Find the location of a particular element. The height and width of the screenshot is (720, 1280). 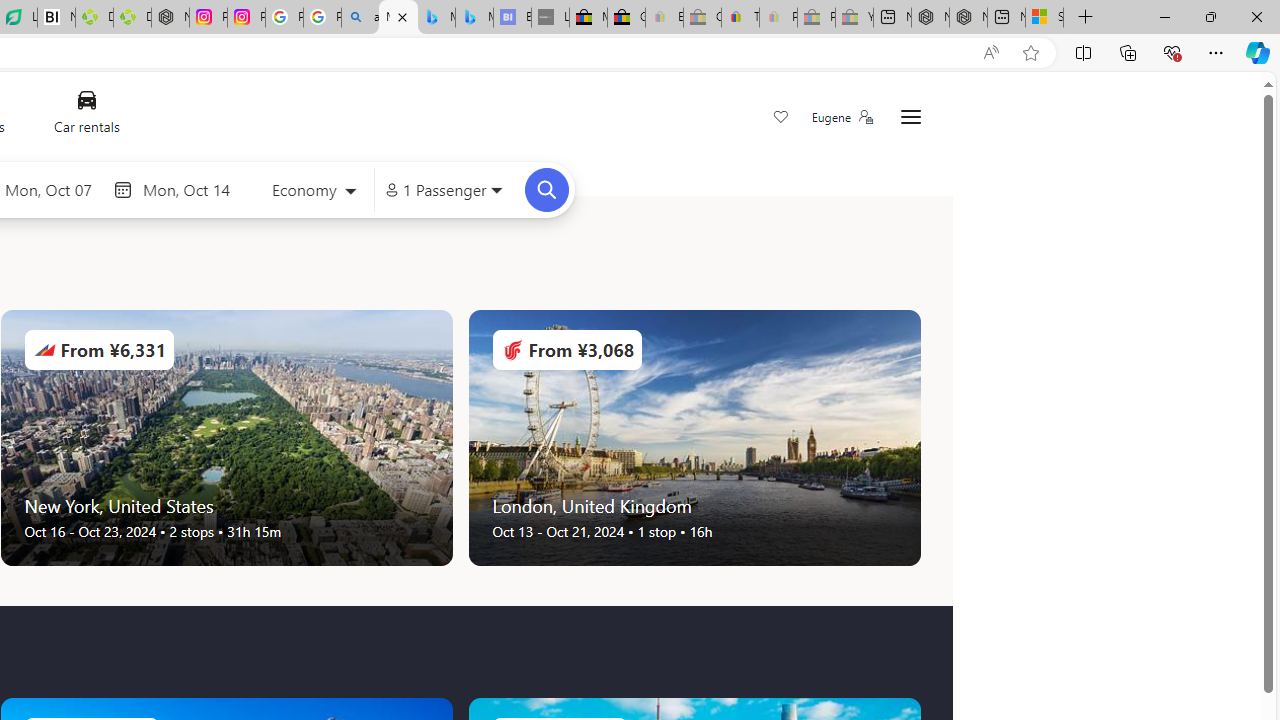

'End date' is located at coordinates (191, 189).